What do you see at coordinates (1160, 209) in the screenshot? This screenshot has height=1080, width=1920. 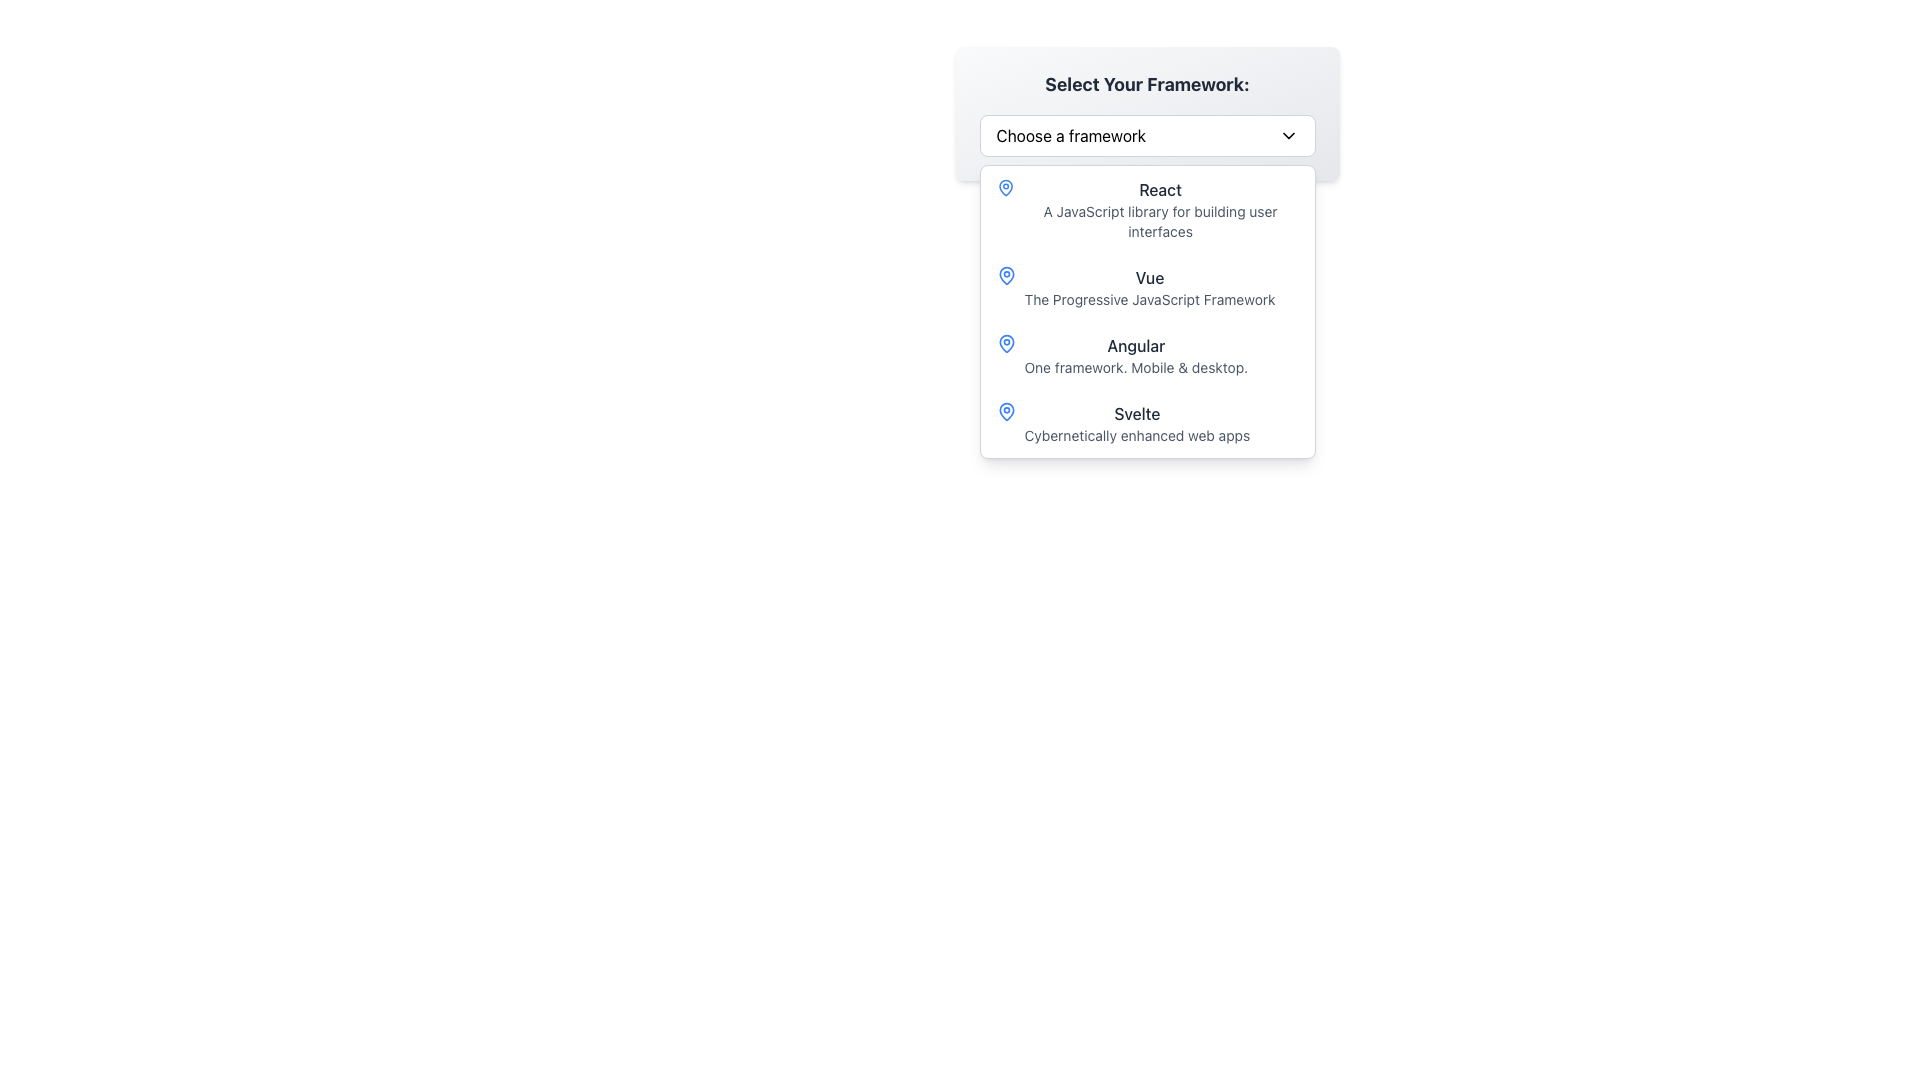 I see `the first list item in the dropdown menu labeled 'React' to navigate it via keyboard` at bounding box center [1160, 209].